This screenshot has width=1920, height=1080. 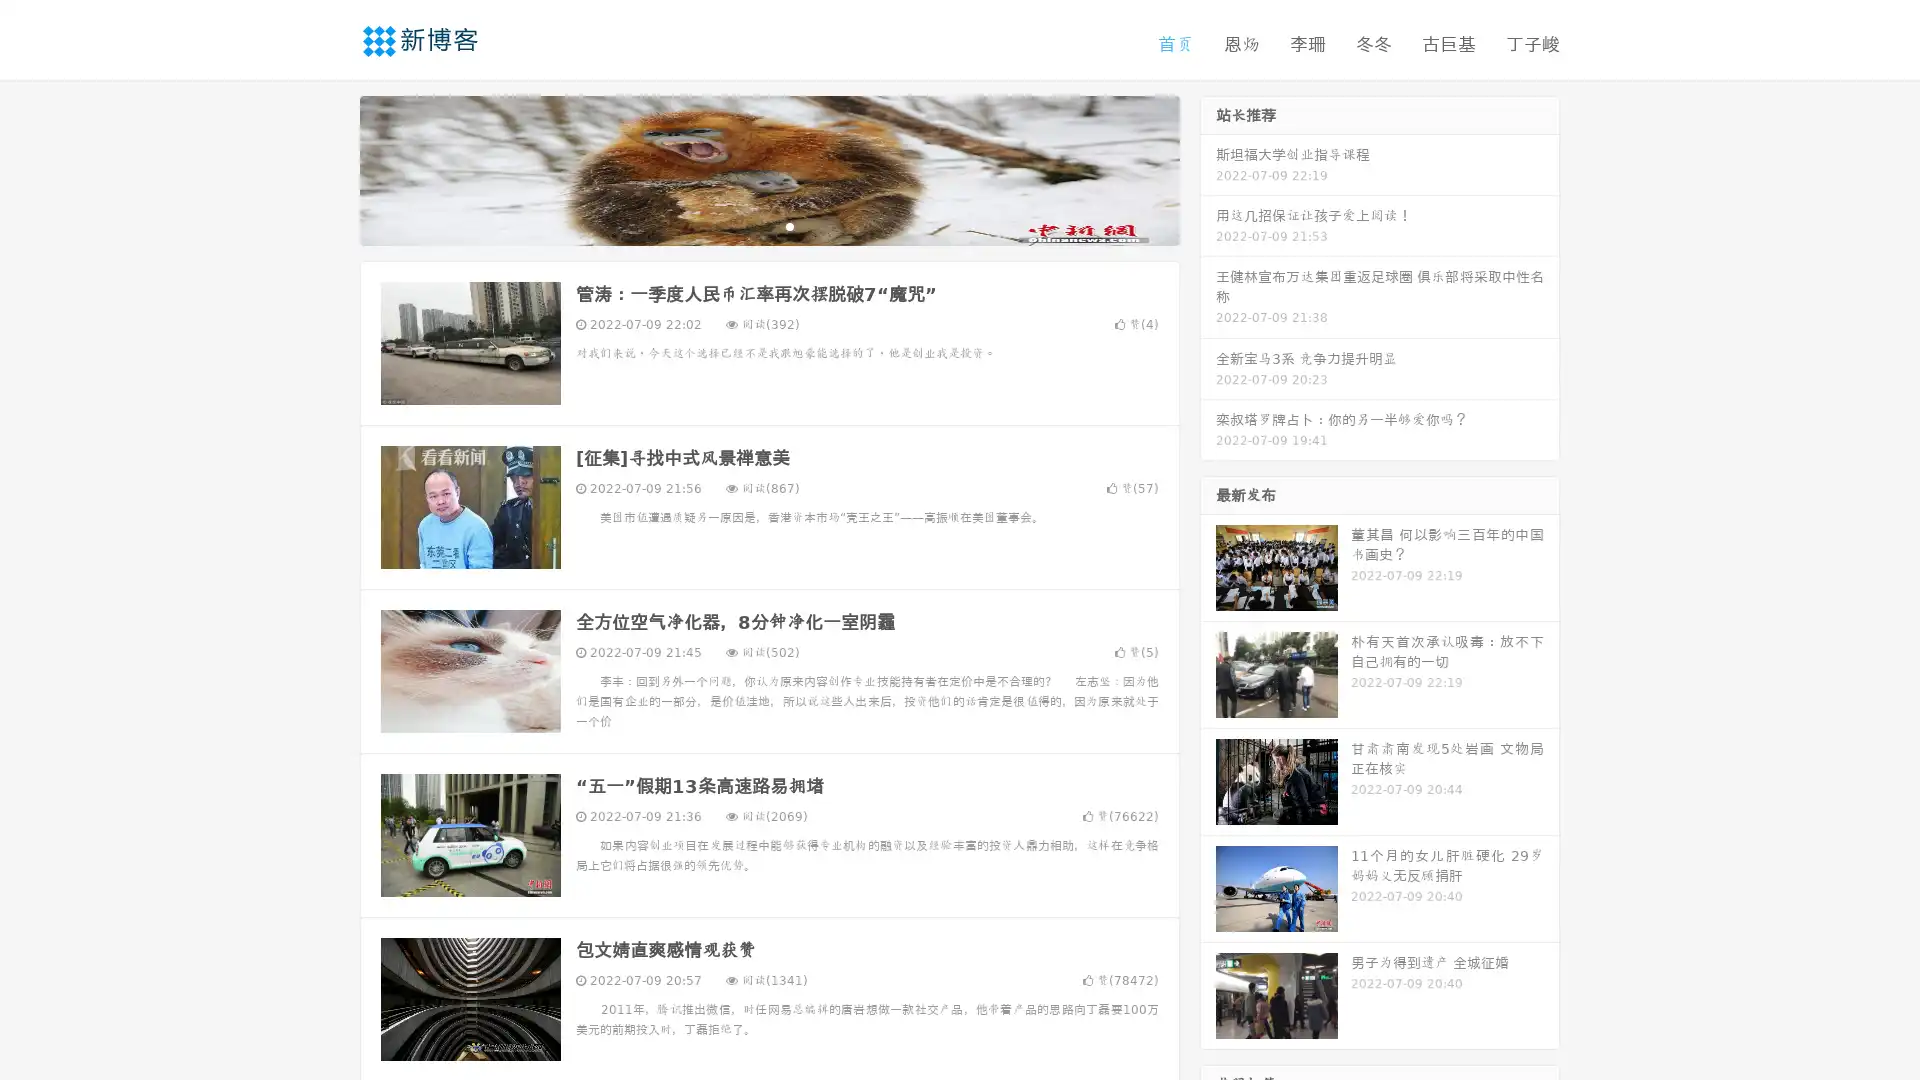 I want to click on Go to slide 3, so click(x=789, y=225).